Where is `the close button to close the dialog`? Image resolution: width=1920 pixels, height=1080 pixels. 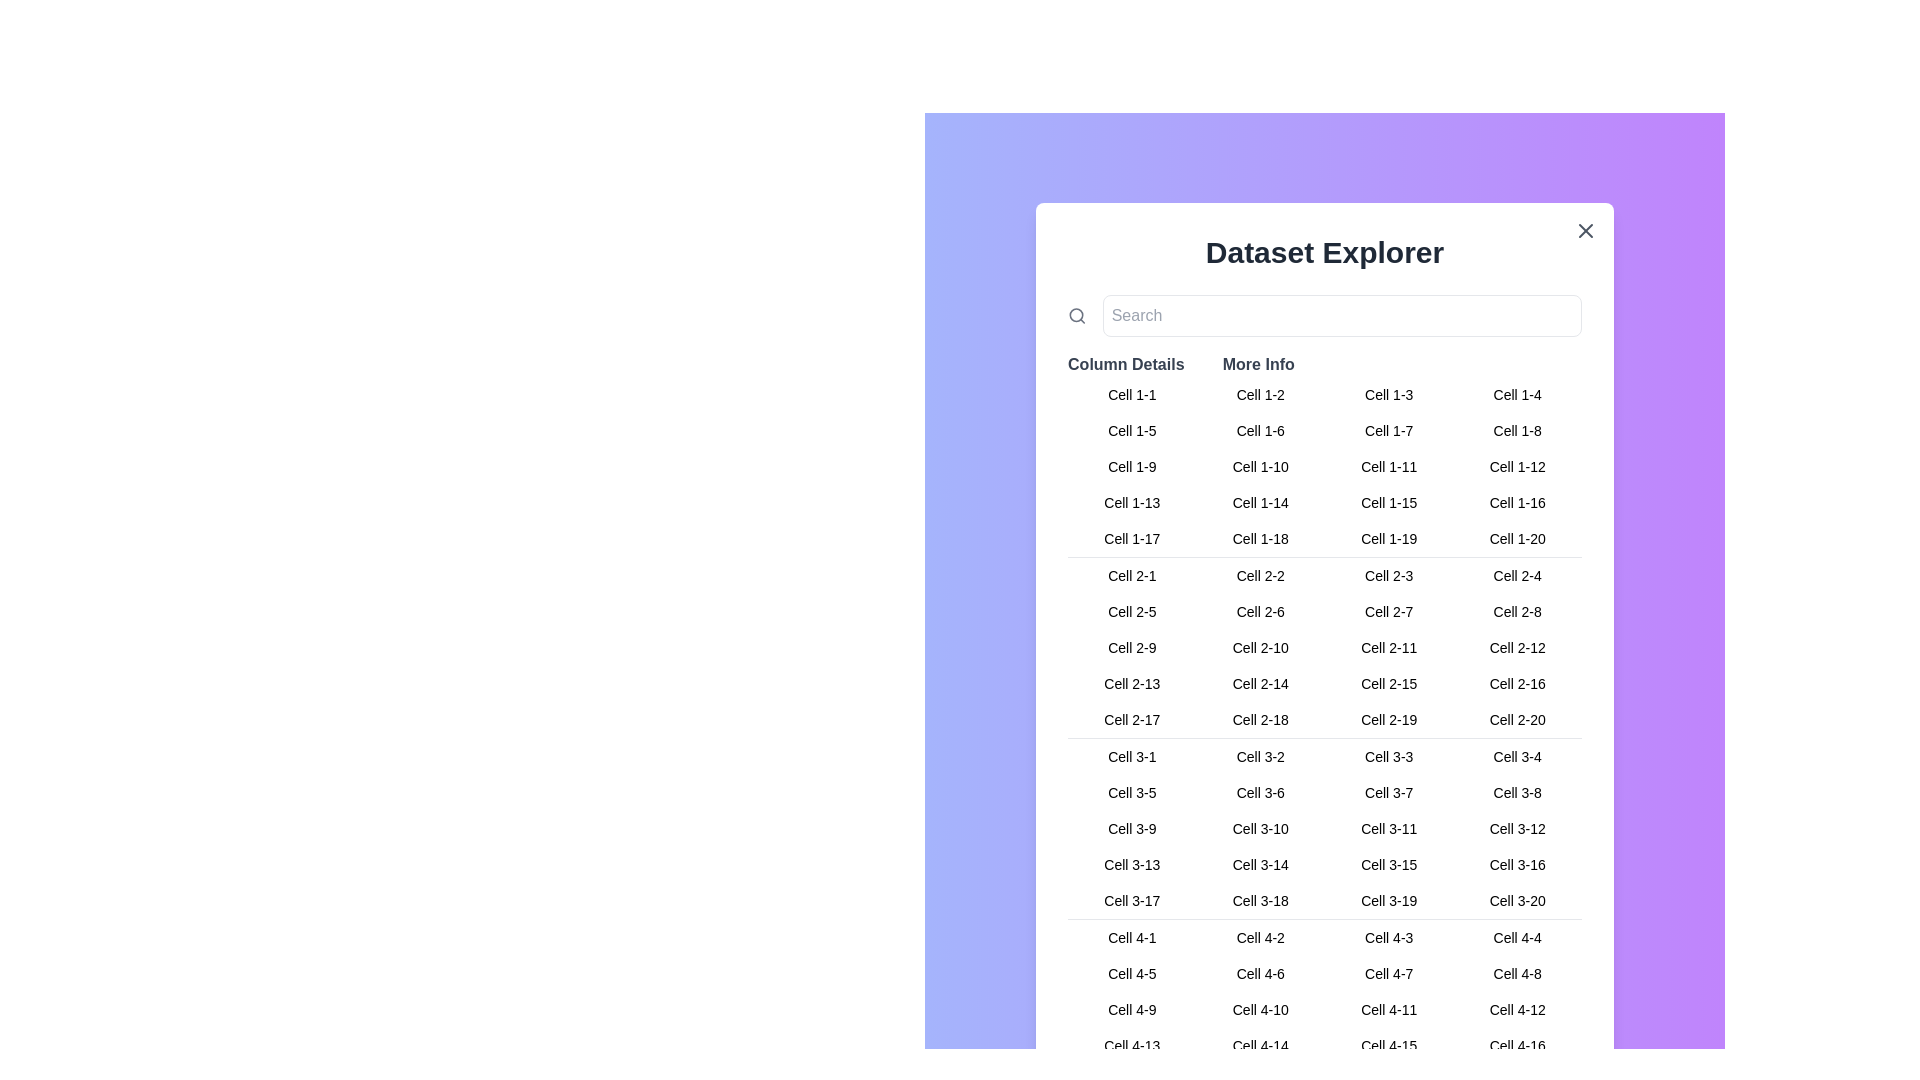
the close button to close the dialog is located at coordinates (1584, 230).